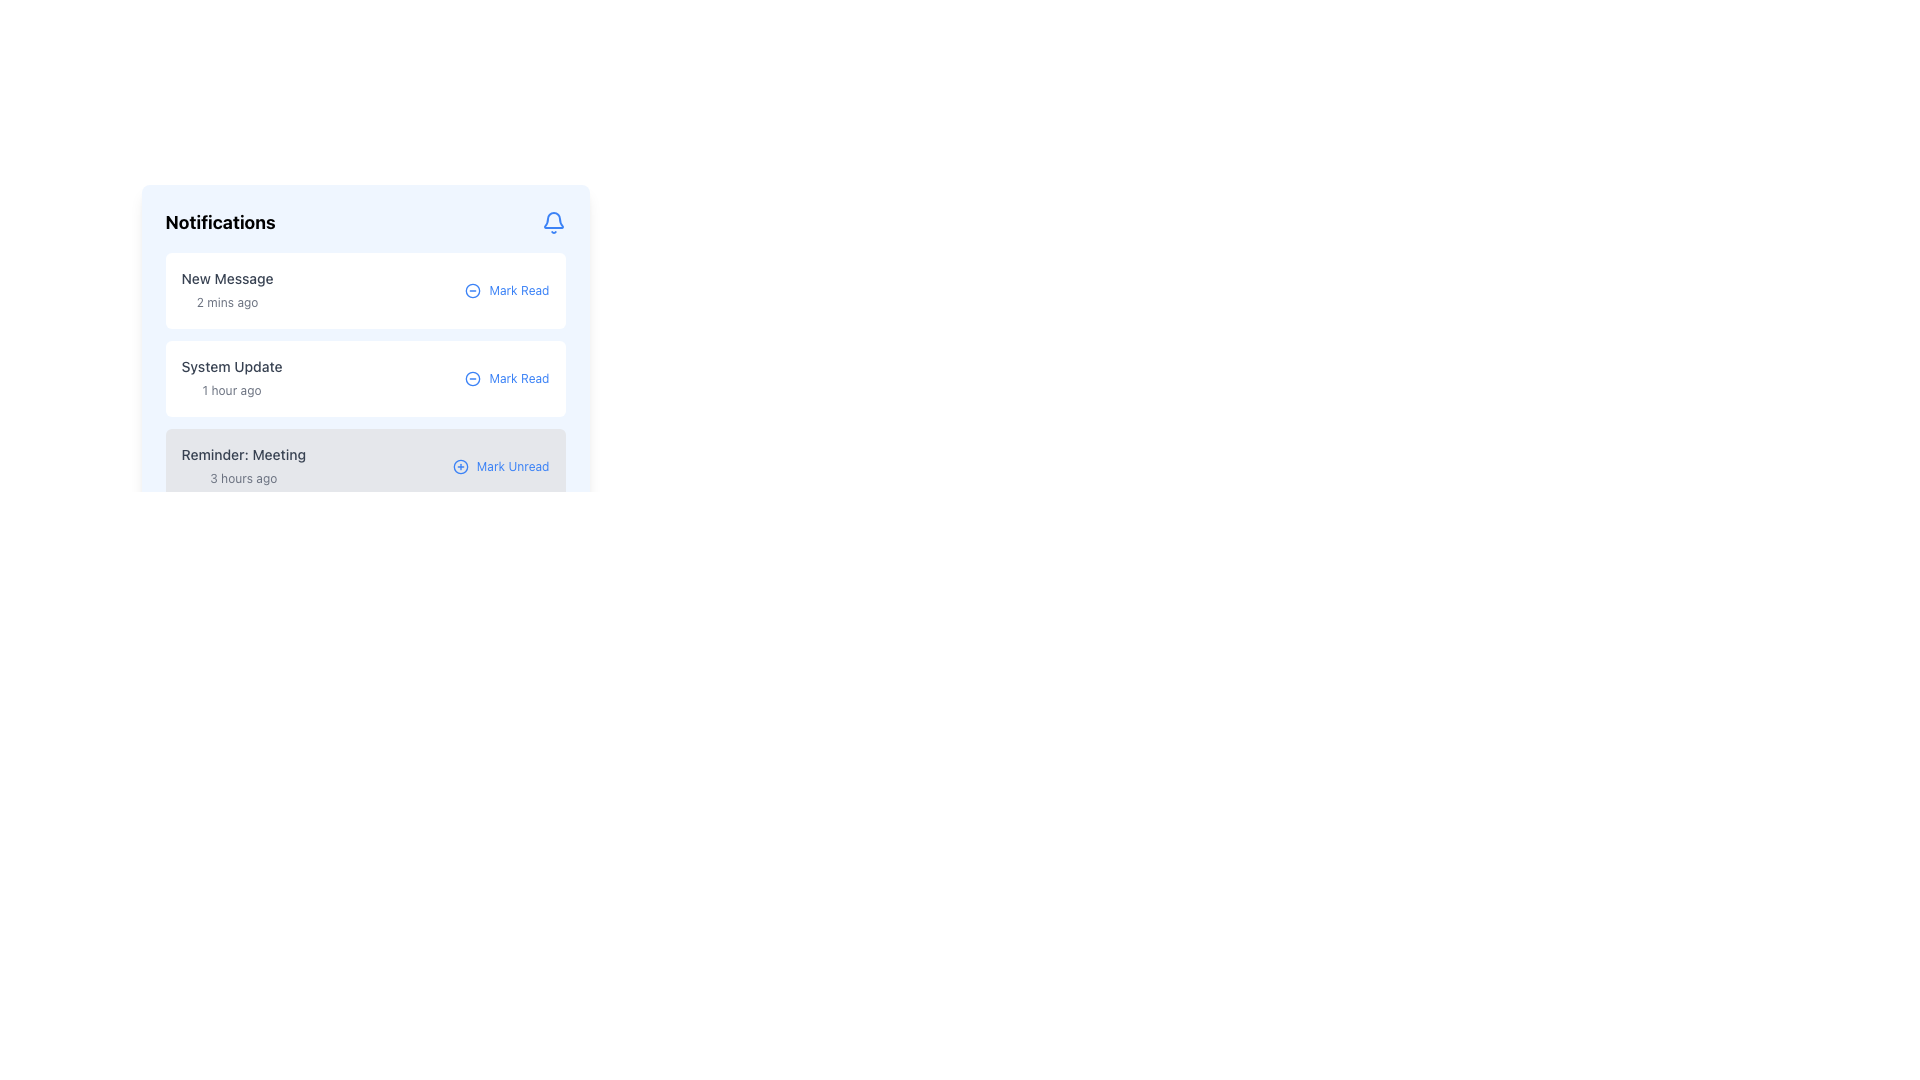 The height and width of the screenshot is (1080, 1920). I want to click on the blue bell icon located at the top-right corner of the notification panel, so click(553, 220).